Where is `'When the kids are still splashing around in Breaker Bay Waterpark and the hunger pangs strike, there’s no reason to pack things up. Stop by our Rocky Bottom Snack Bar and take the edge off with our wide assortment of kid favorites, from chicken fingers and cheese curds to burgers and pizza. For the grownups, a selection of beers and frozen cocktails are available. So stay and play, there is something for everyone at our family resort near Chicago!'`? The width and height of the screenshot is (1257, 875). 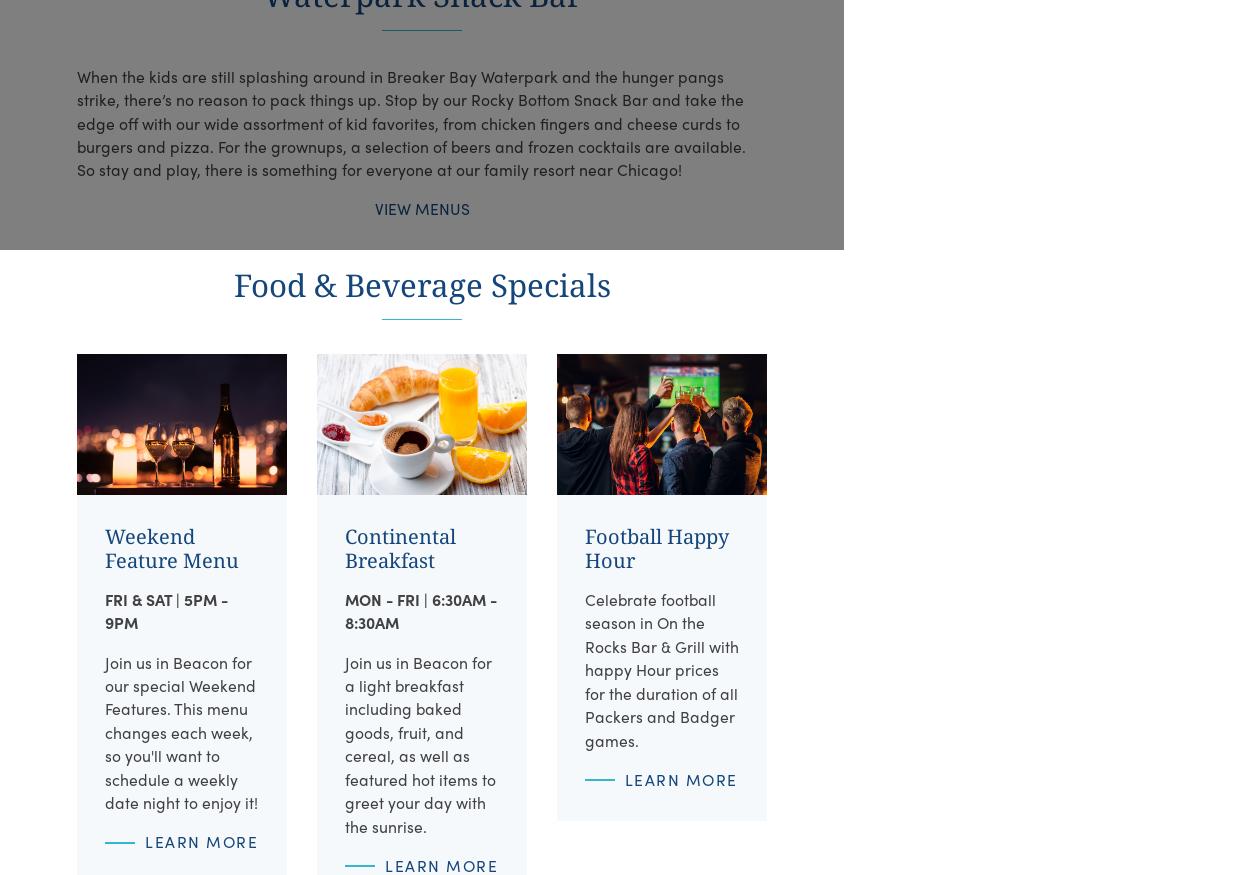 'When the kids are still splashing around in Breaker Bay Waterpark and the hunger pangs strike, there’s no reason to pack things up. Stop by our Rocky Bottom Snack Bar and take the edge off with our wide assortment of kid favorites, from chicken fingers and cheese curds to burgers and pizza. For the grownups, a selection of beers and frozen cocktails are available. So stay and play, there is something for everyone at our family resort near Chicago!' is located at coordinates (410, 122).